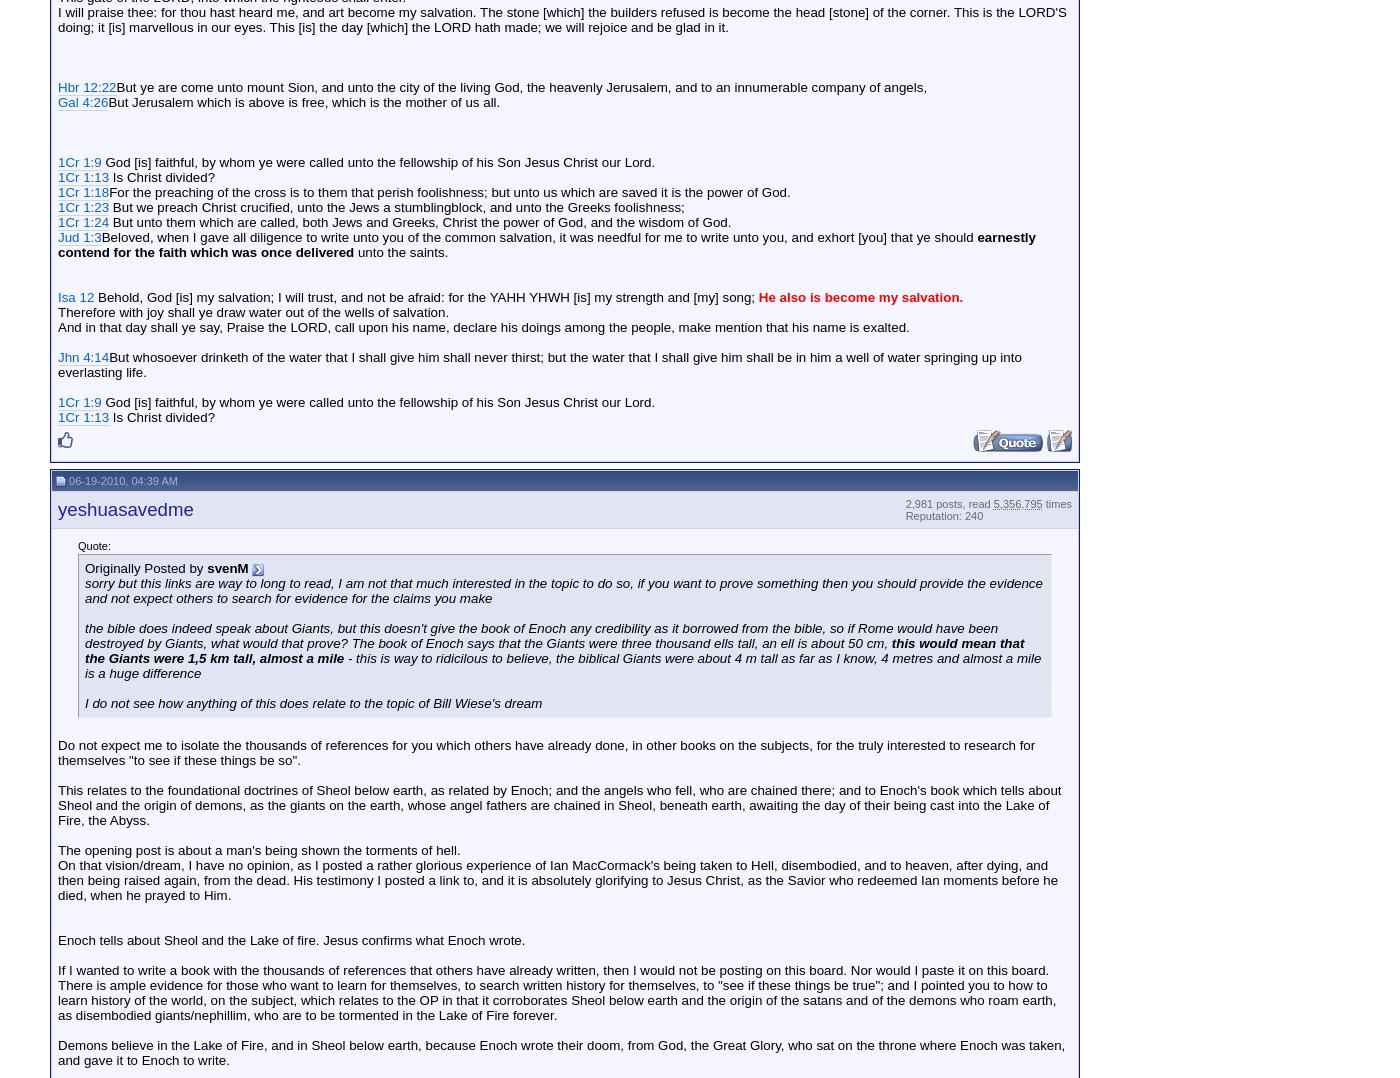 This screenshot has width=1400, height=1078. I want to click on 'And in that day shall ye say, Praise the LORD, call upon his name, declare his doings among the people, make mention that his name is exalted.', so click(482, 325).